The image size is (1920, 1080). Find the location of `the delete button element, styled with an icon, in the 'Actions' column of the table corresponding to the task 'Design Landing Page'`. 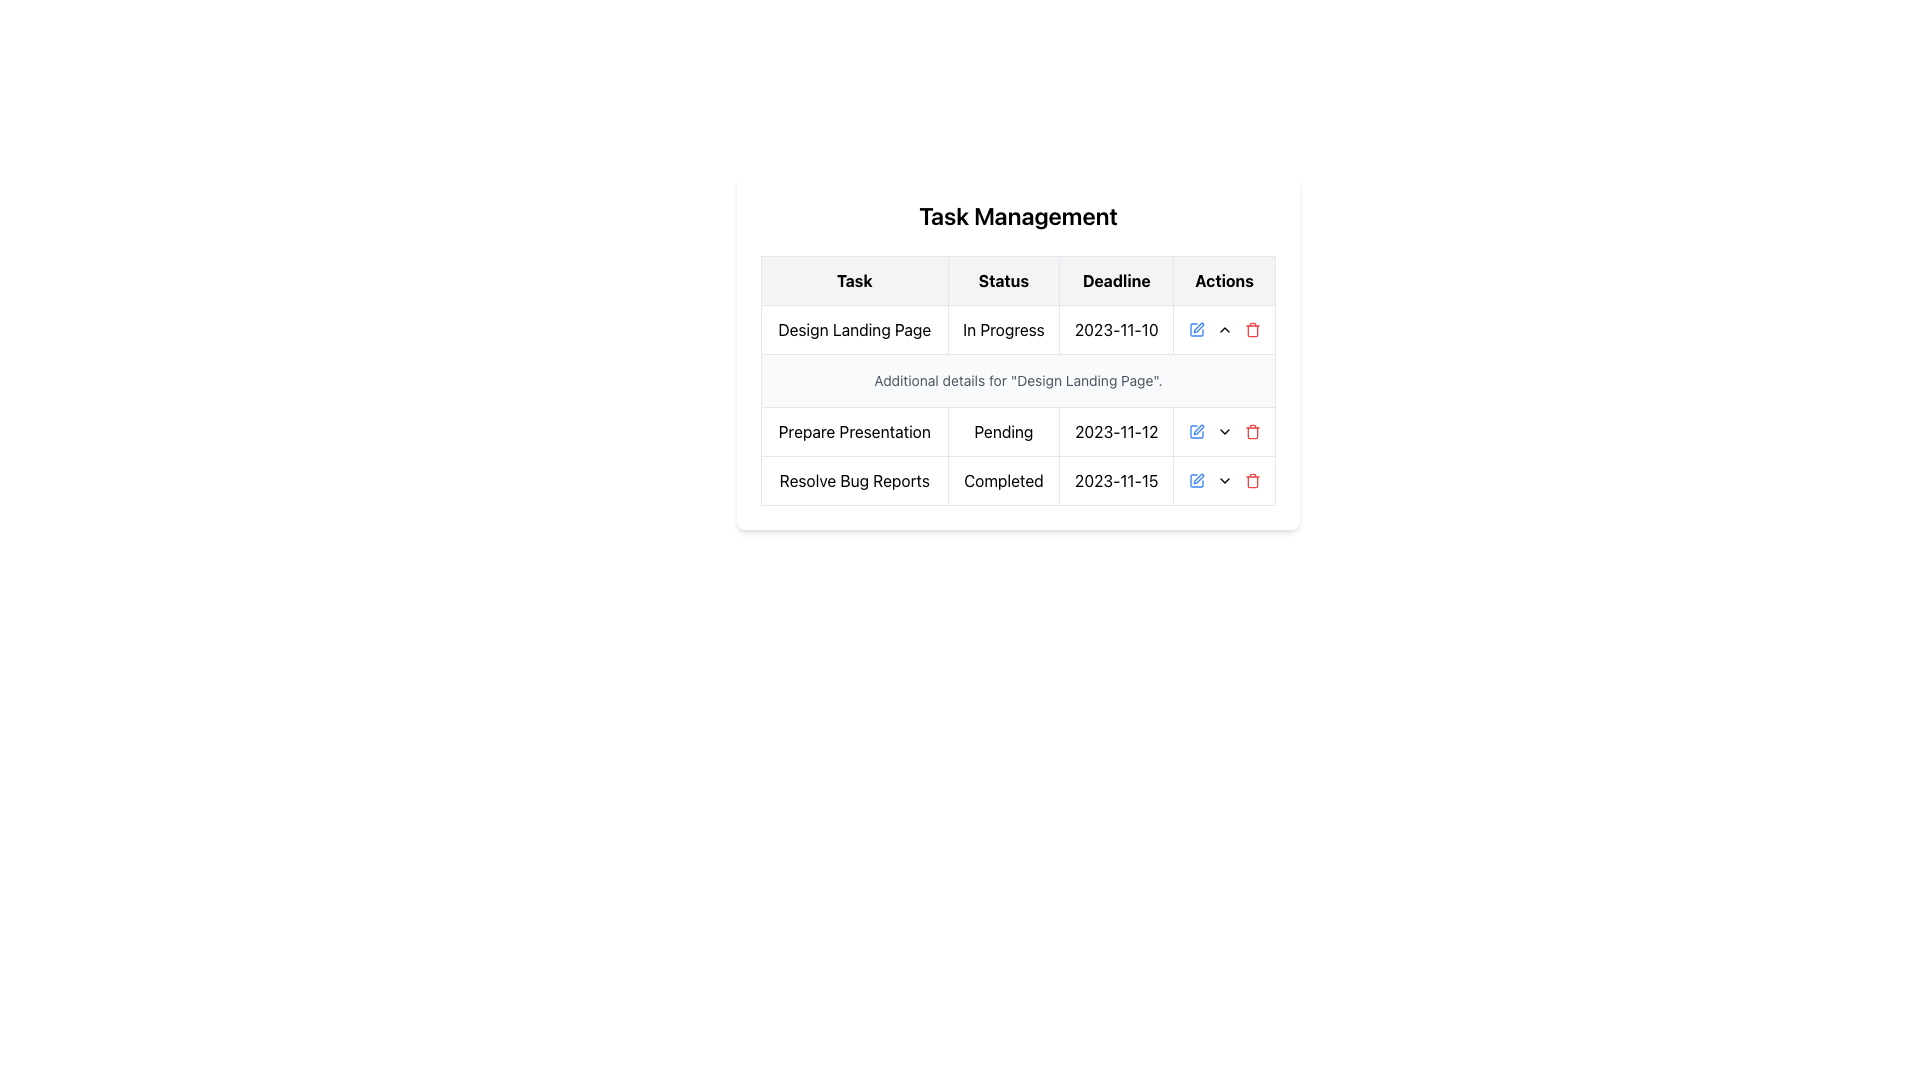

the delete button element, styled with an icon, in the 'Actions' column of the table corresponding to the task 'Design Landing Page' is located at coordinates (1251, 329).